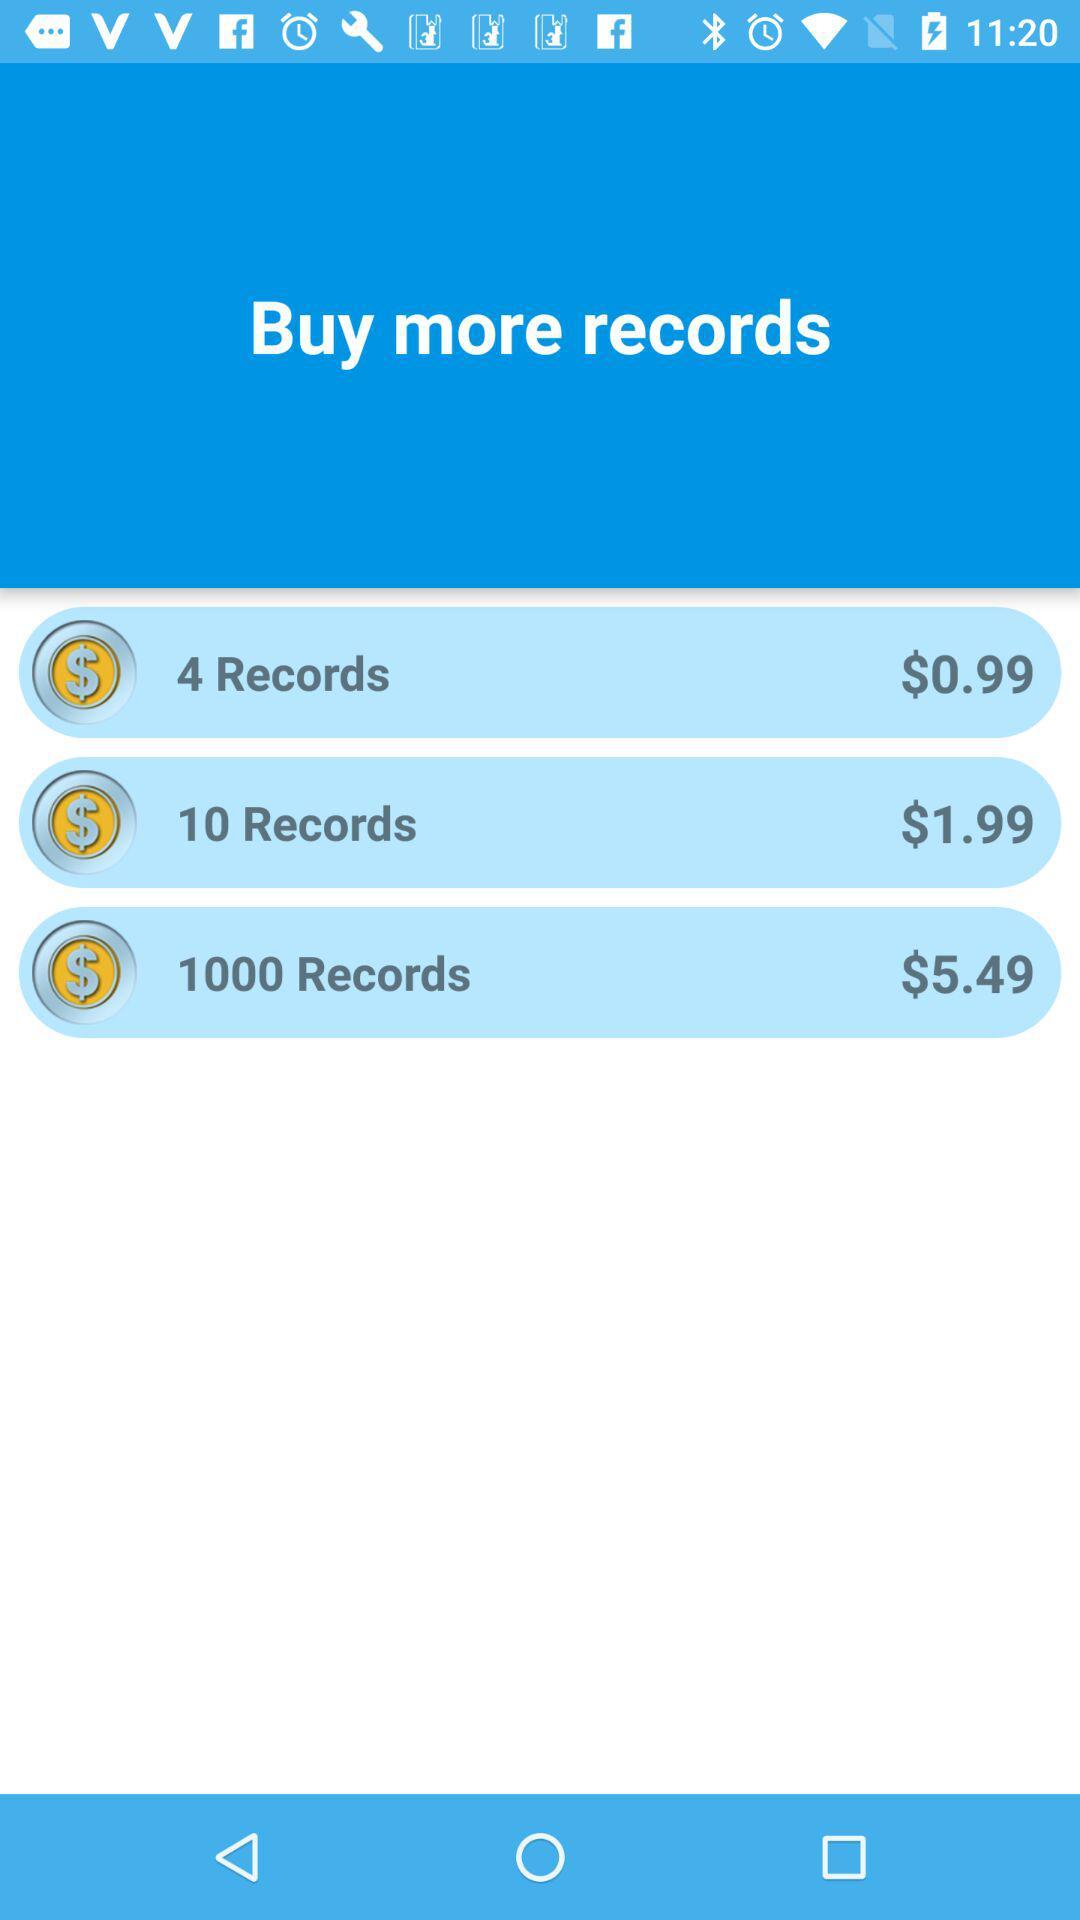  What do you see at coordinates (510, 672) in the screenshot?
I see `4 records` at bounding box center [510, 672].